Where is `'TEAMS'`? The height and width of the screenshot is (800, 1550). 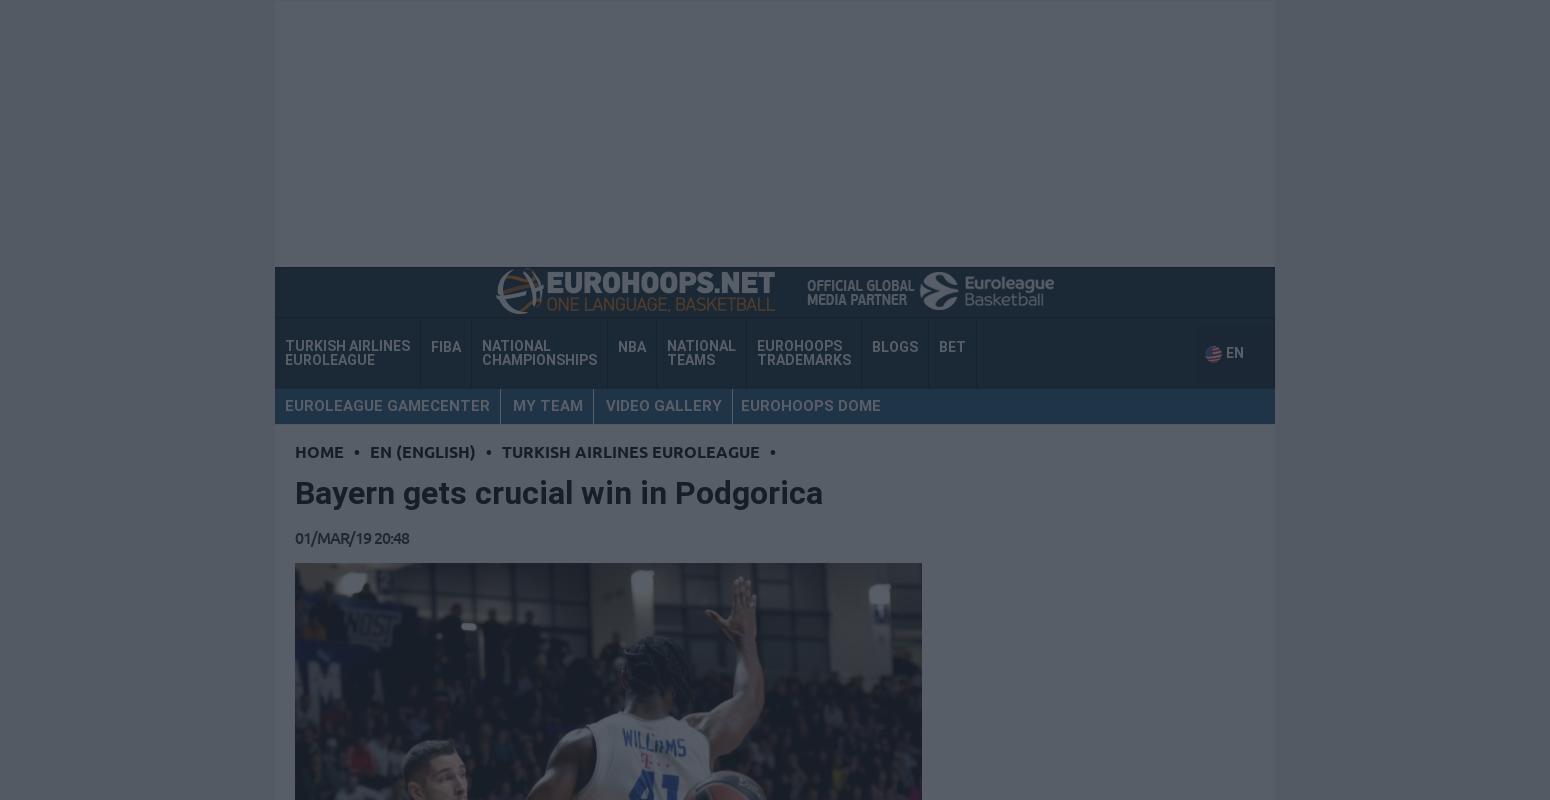
'TEAMS' is located at coordinates (689, 360).